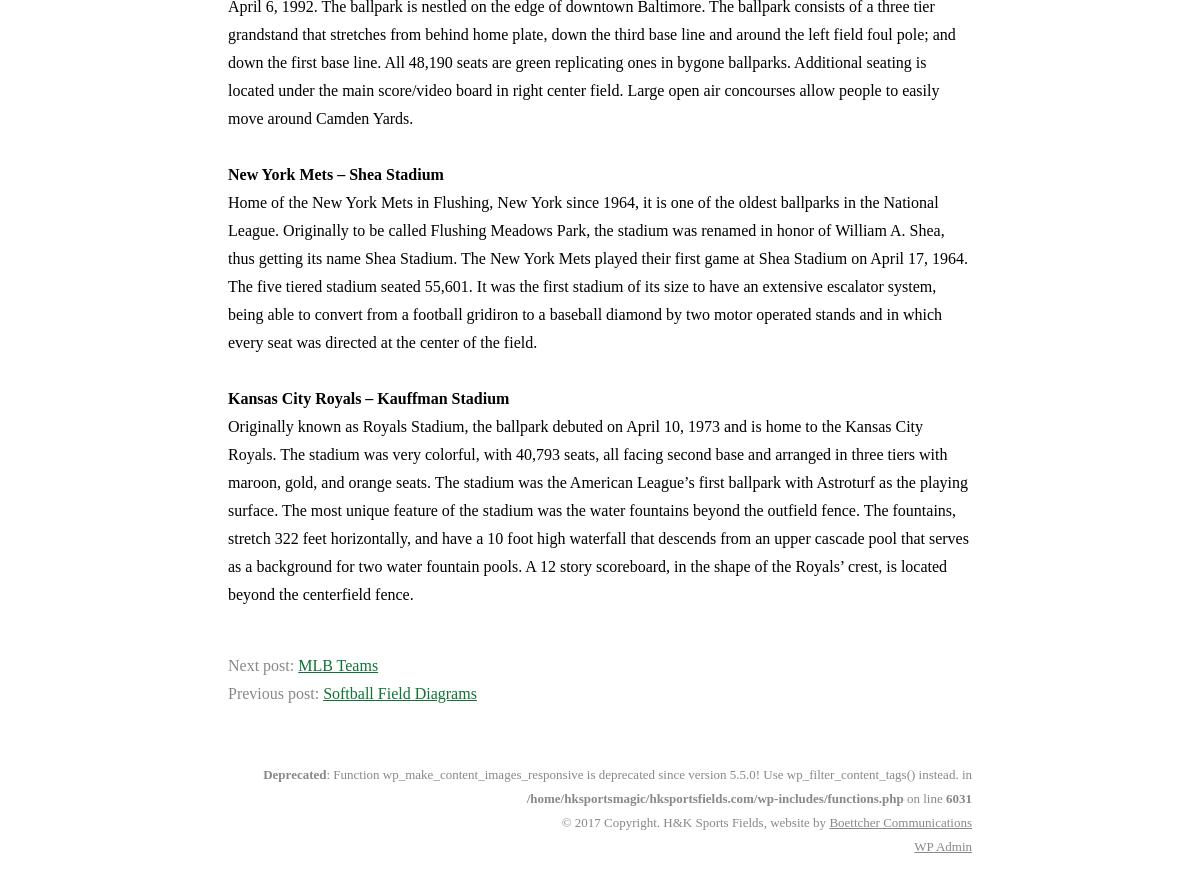 The width and height of the screenshot is (1200, 873). What do you see at coordinates (399, 693) in the screenshot?
I see `'Softball Field Diagrams'` at bounding box center [399, 693].